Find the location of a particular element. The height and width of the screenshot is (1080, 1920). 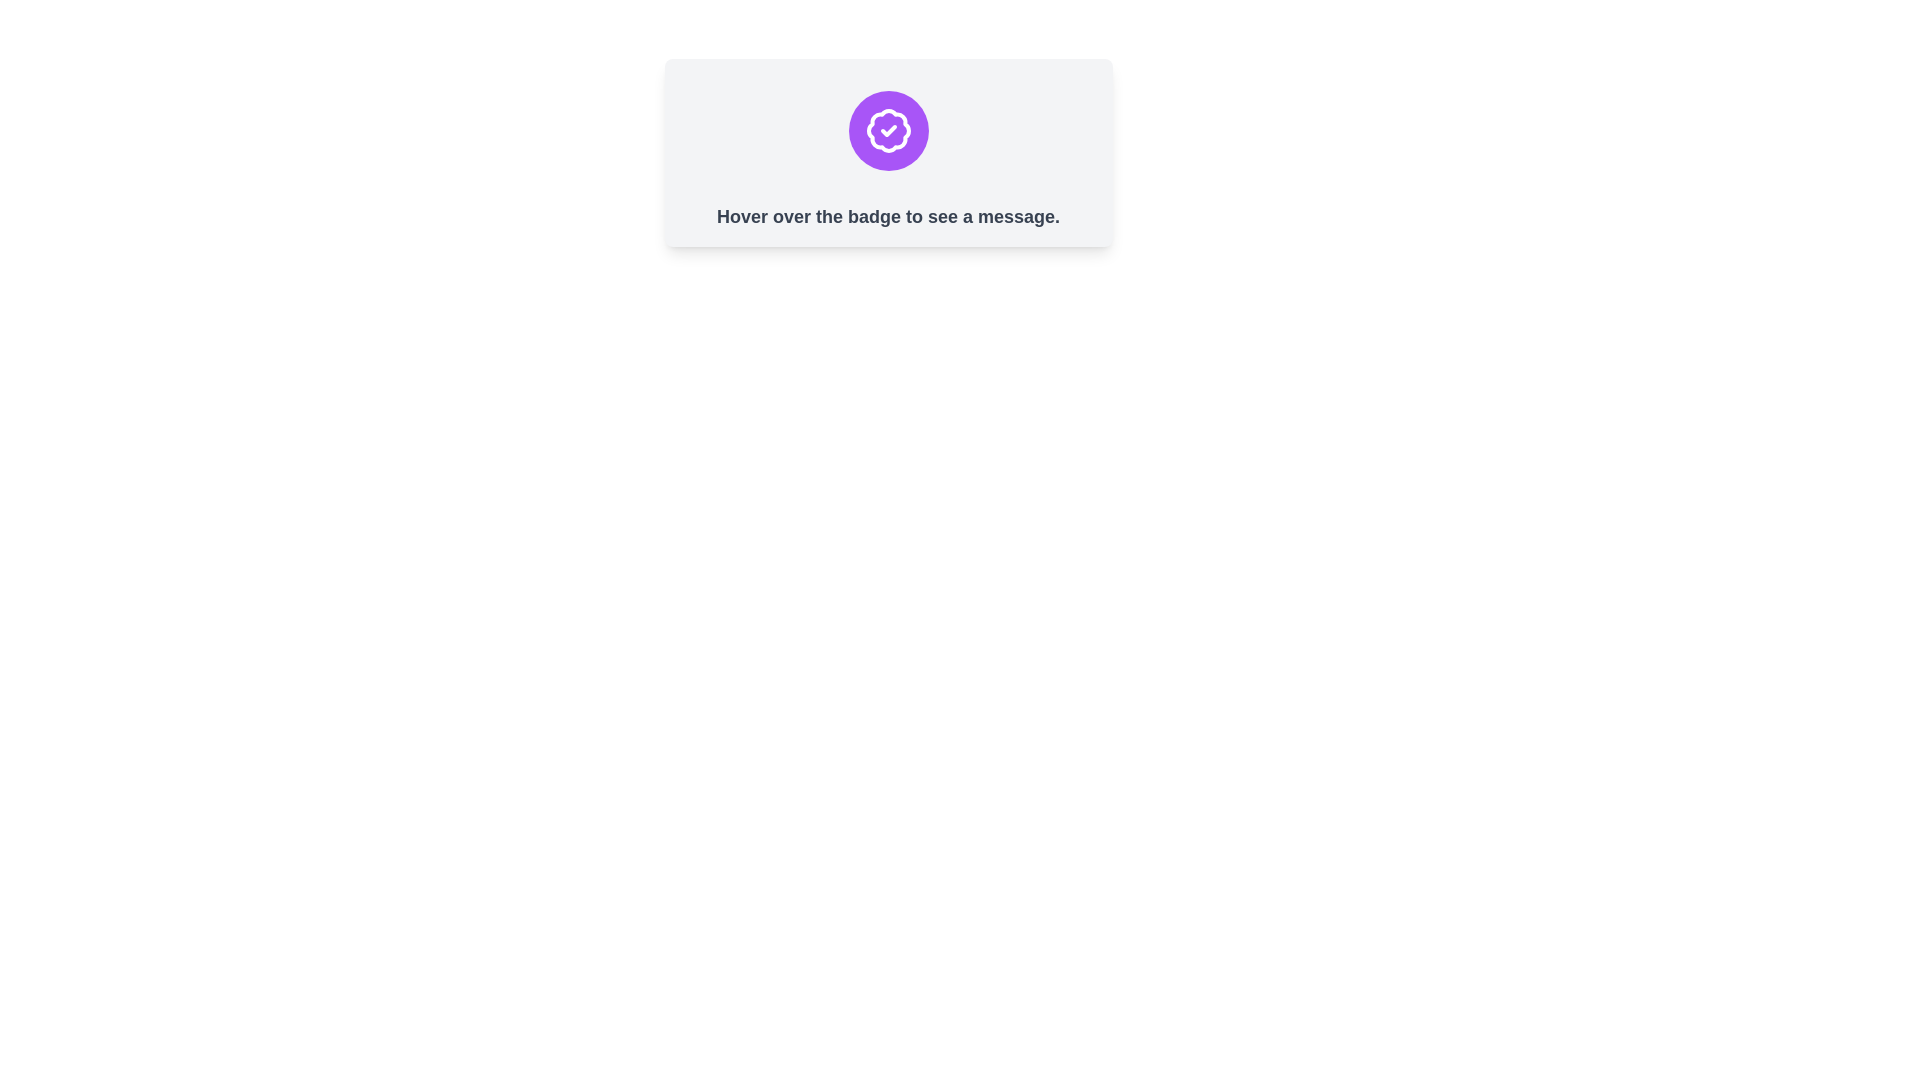

the graphical decoration element that symbolizes recognition within the badge component, which is centrally located in the interface is located at coordinates (887, 131).